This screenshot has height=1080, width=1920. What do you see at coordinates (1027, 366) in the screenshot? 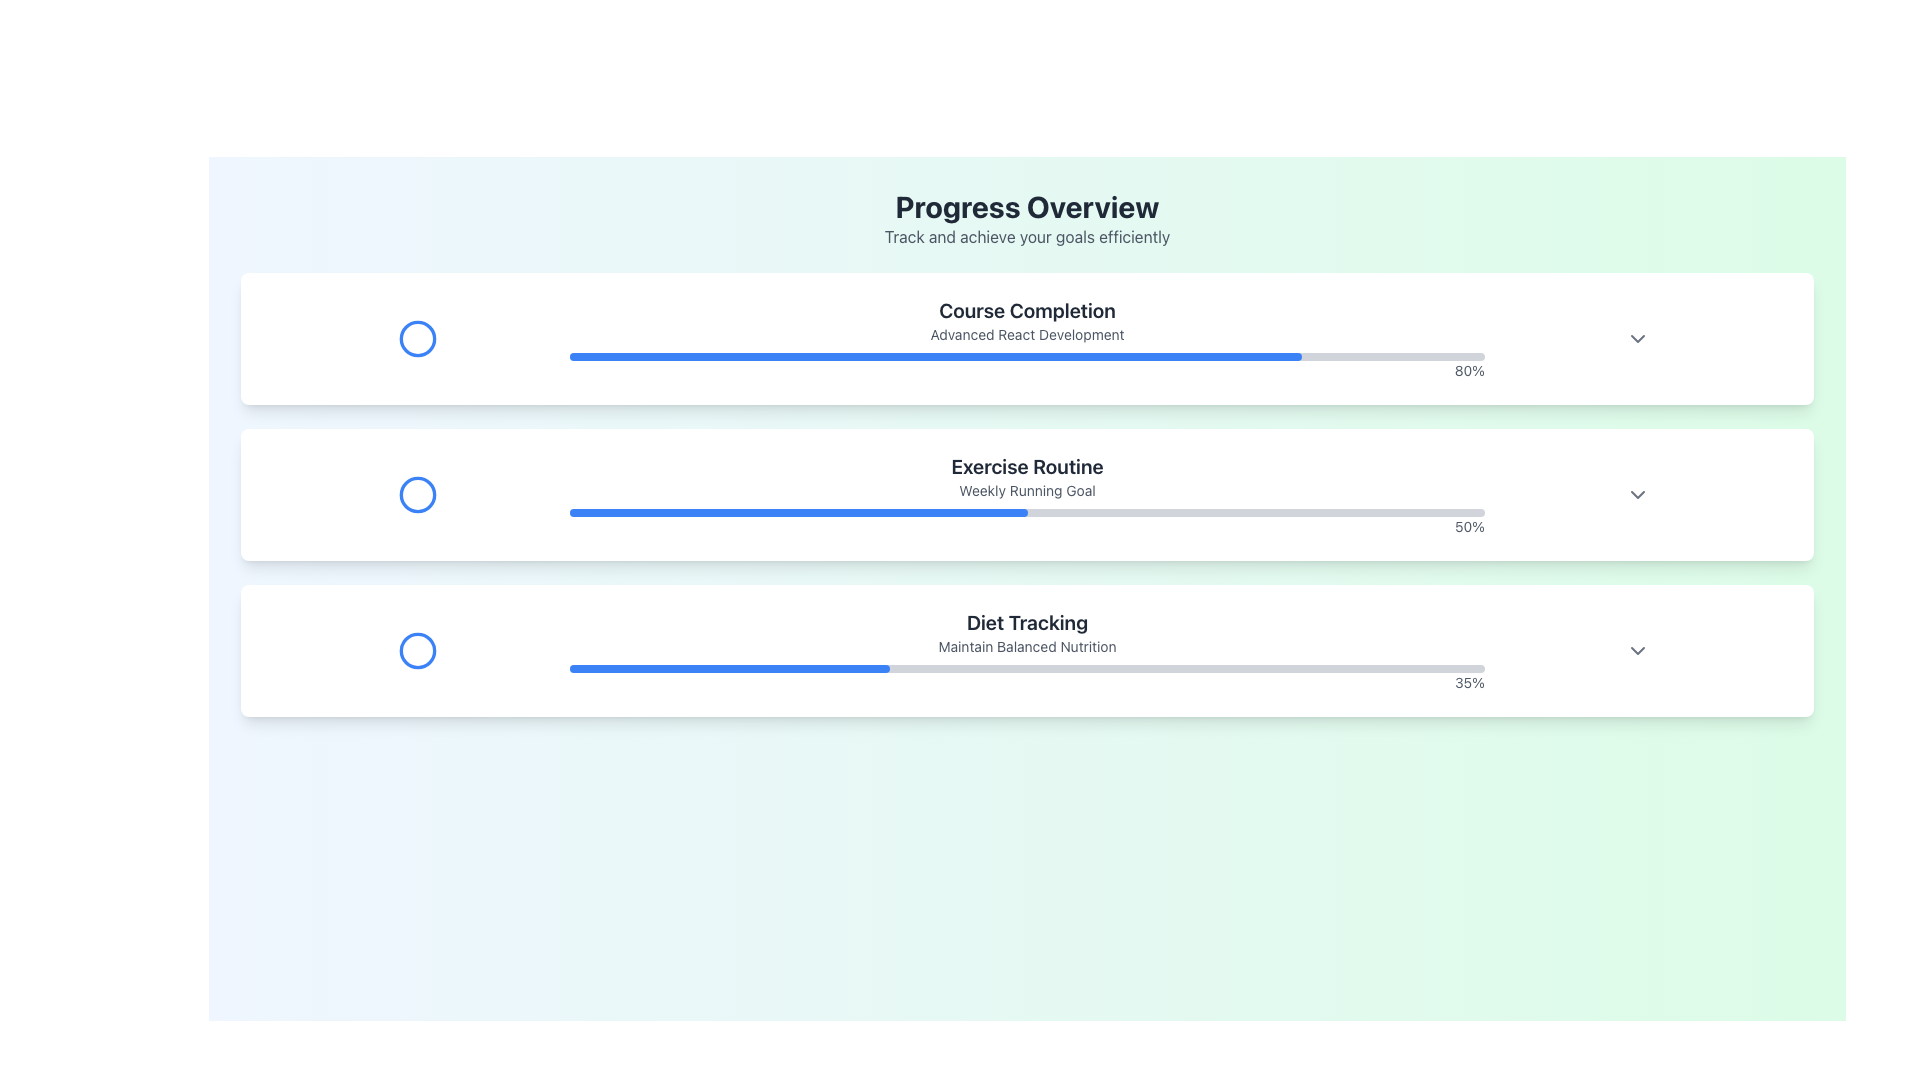
I see `the progress bar indicating 80% completion, which is styled with a gray background and a filled blue section, located below the 'Advanced React Development' text` at bounding box center [1027, 366].